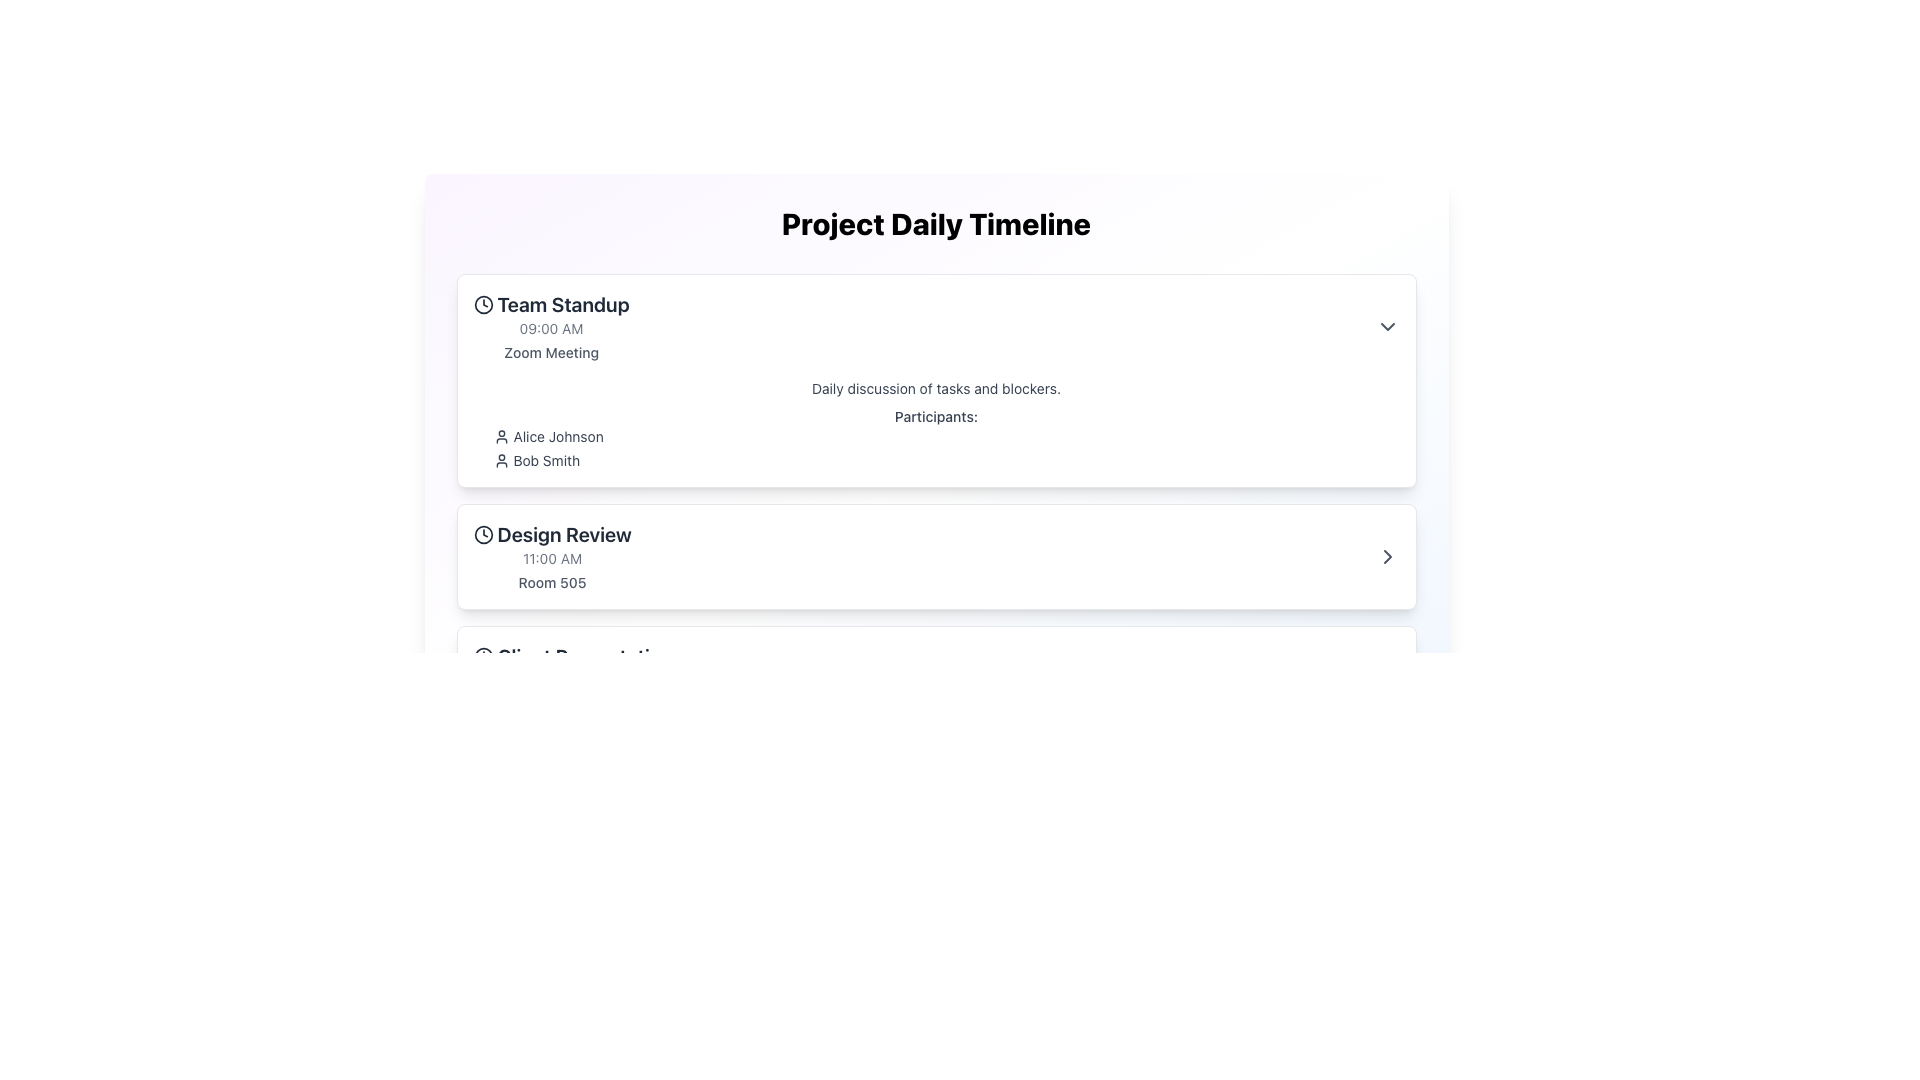  I want to click on the label containing the text 'Zoom Meeting', which is styled in medium gray and positioned beneath '09:00 AM' within the 'Team Standup' card, so click(551, 352).